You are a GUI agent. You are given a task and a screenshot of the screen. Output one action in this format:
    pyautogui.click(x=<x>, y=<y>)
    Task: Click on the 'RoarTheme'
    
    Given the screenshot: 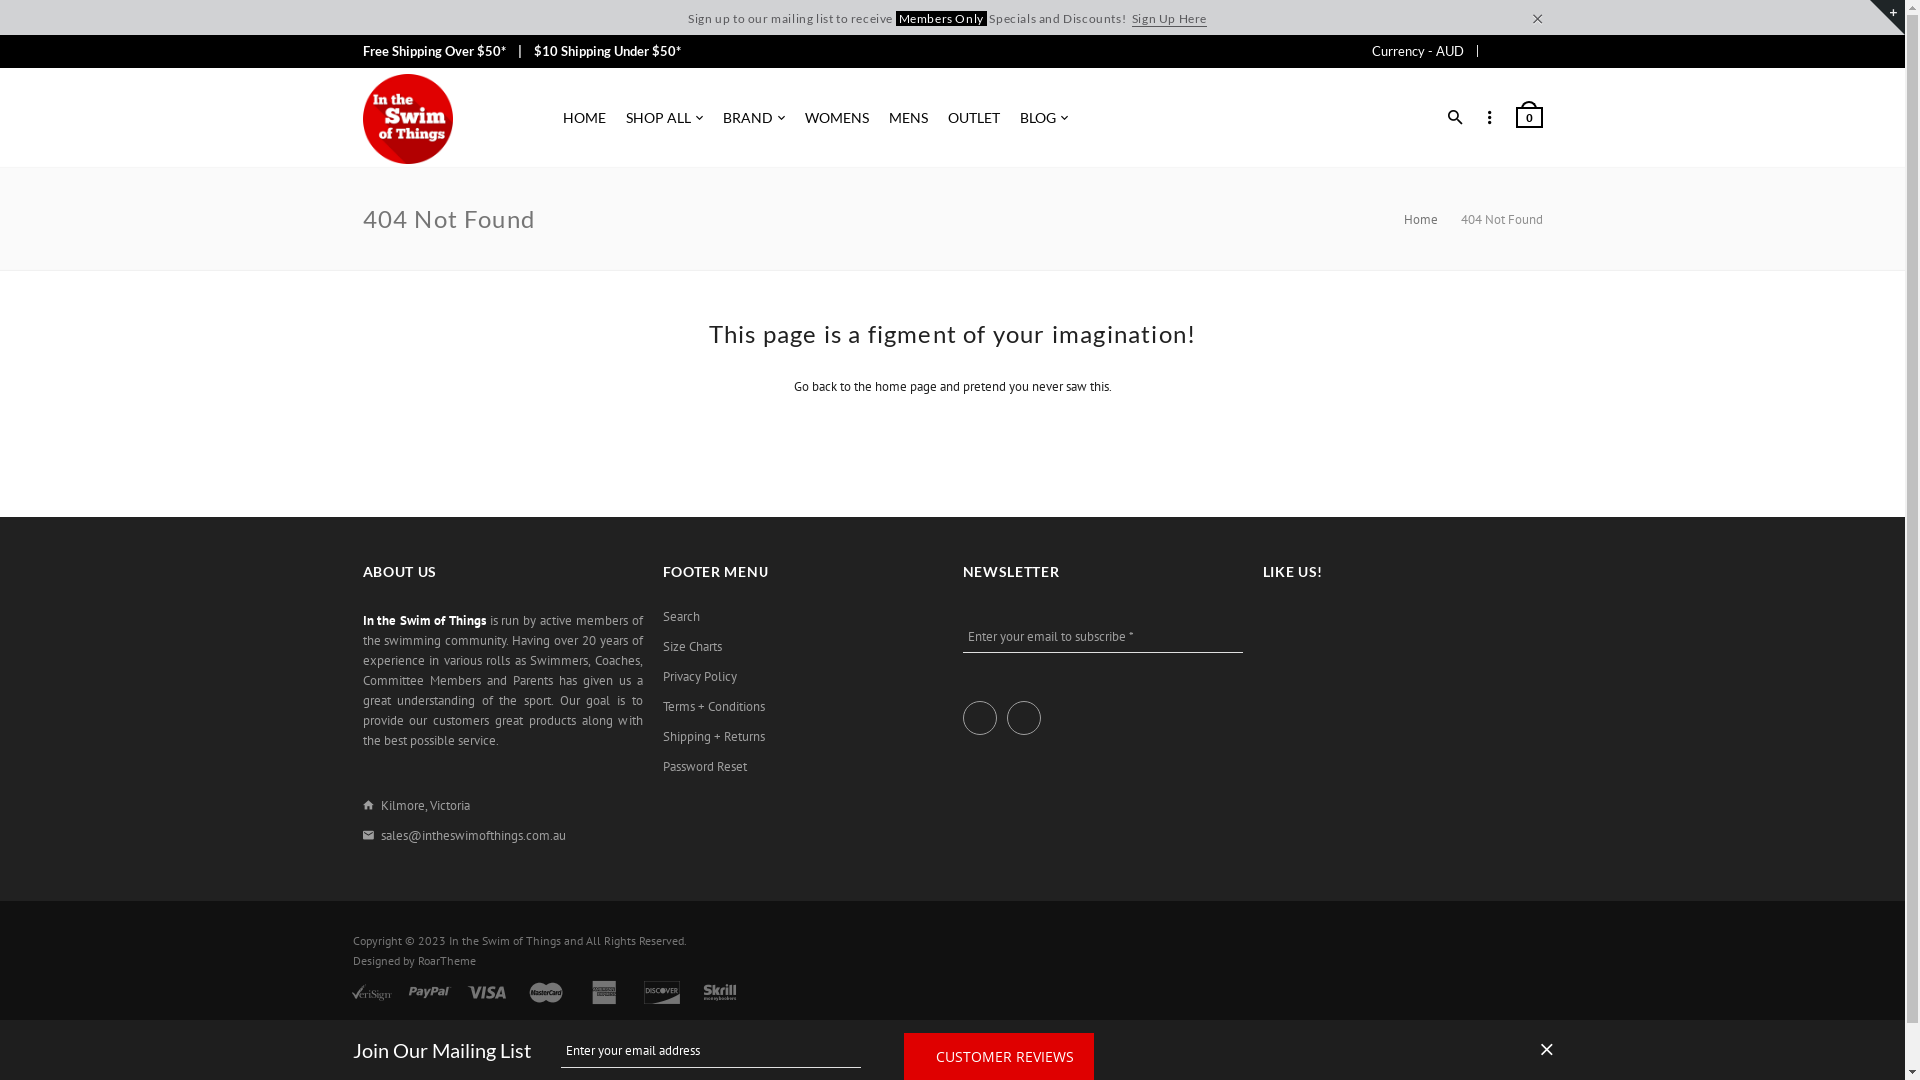 What is the action you would take?
    pyautogui.click(x=445, y=959)
    